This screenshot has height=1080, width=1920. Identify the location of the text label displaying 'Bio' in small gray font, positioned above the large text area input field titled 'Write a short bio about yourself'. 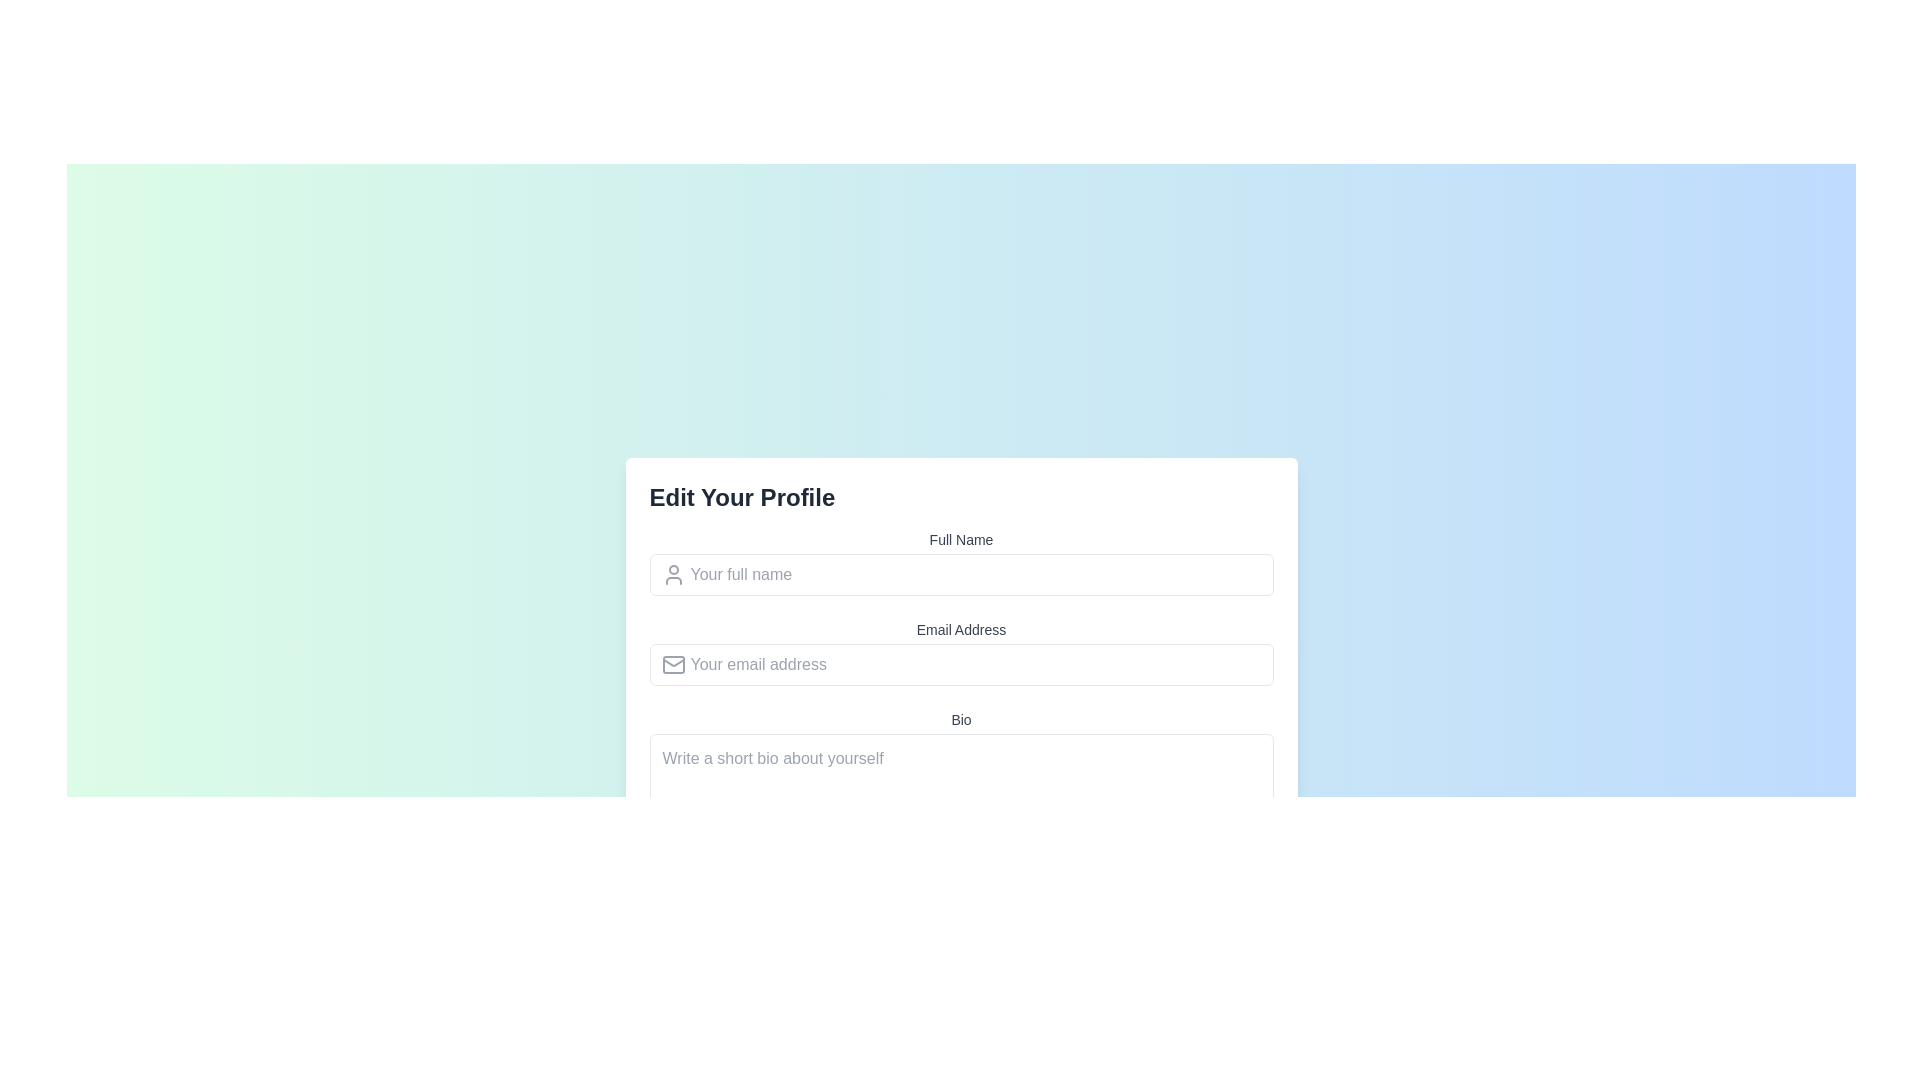
(961, 718).